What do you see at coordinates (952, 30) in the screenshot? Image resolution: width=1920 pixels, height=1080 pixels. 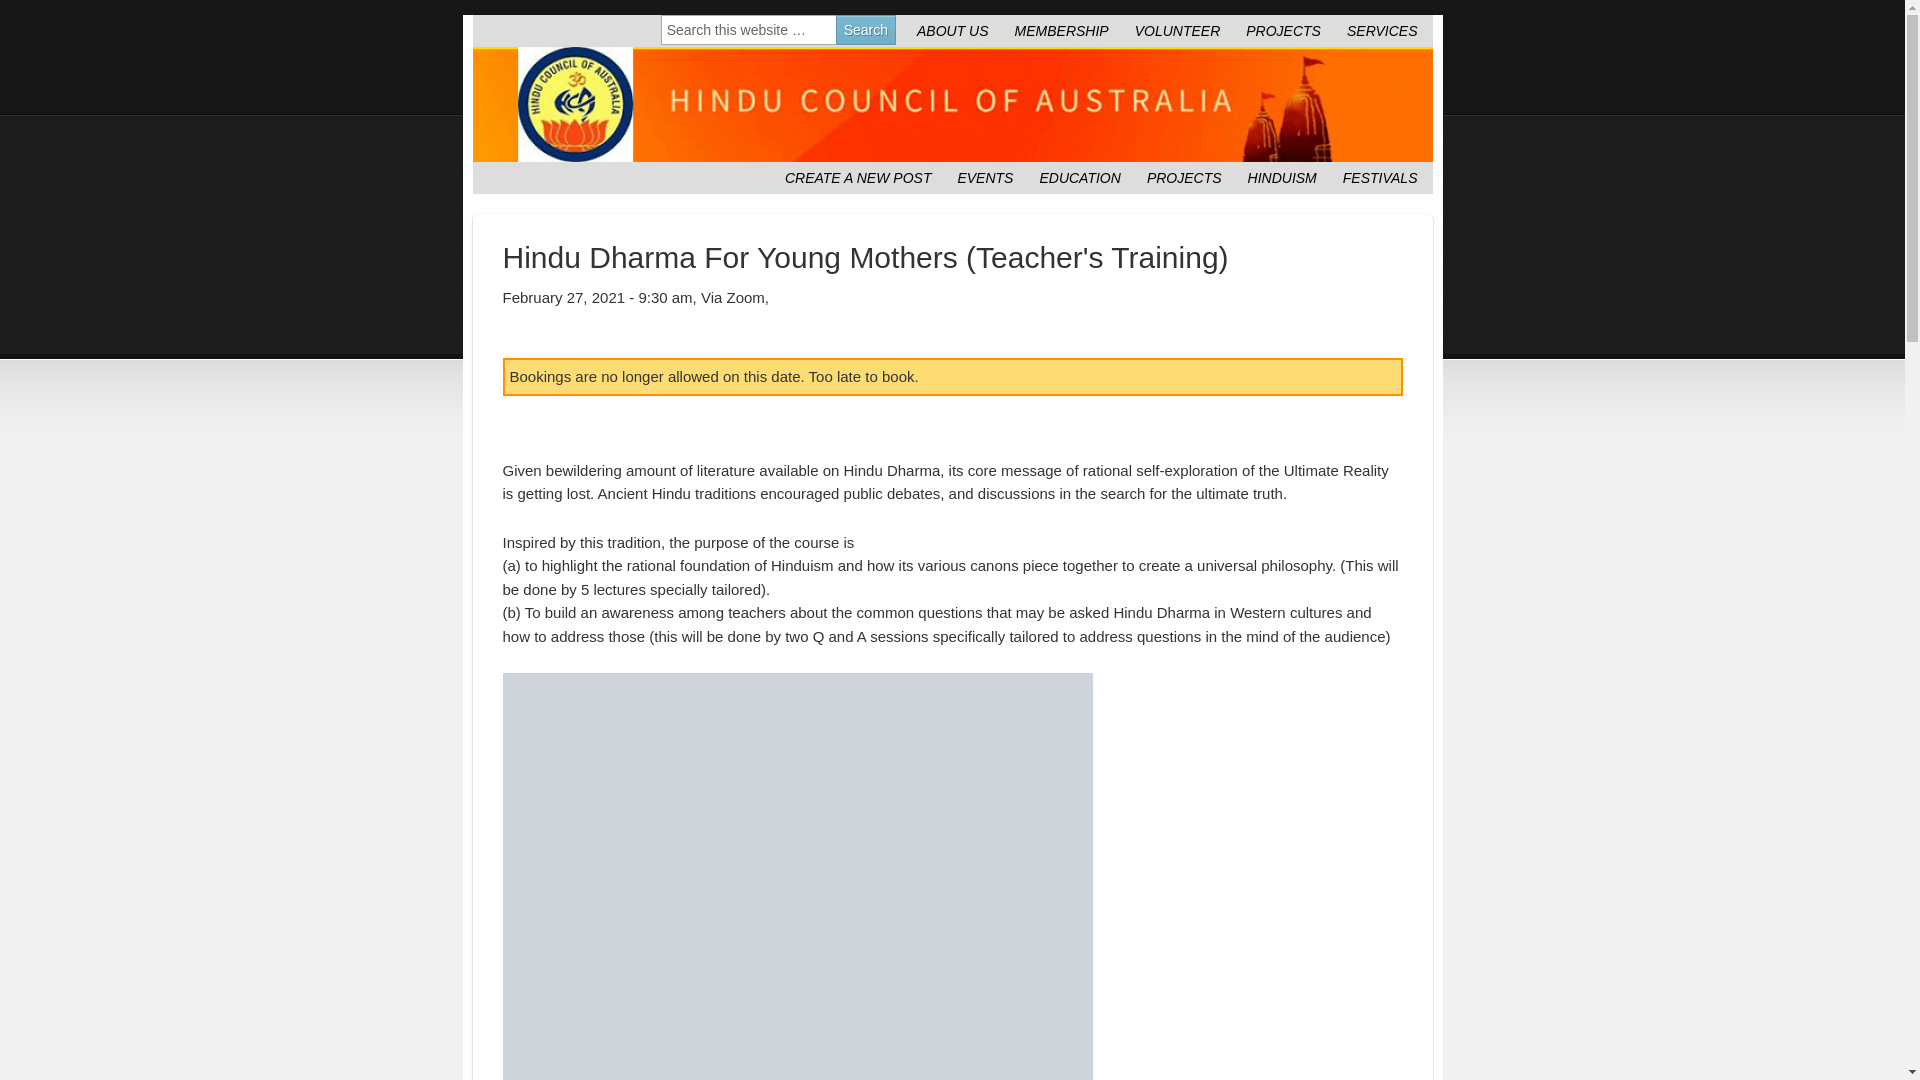 I see `'ABOUT US'` at bounding box center [952, 30].